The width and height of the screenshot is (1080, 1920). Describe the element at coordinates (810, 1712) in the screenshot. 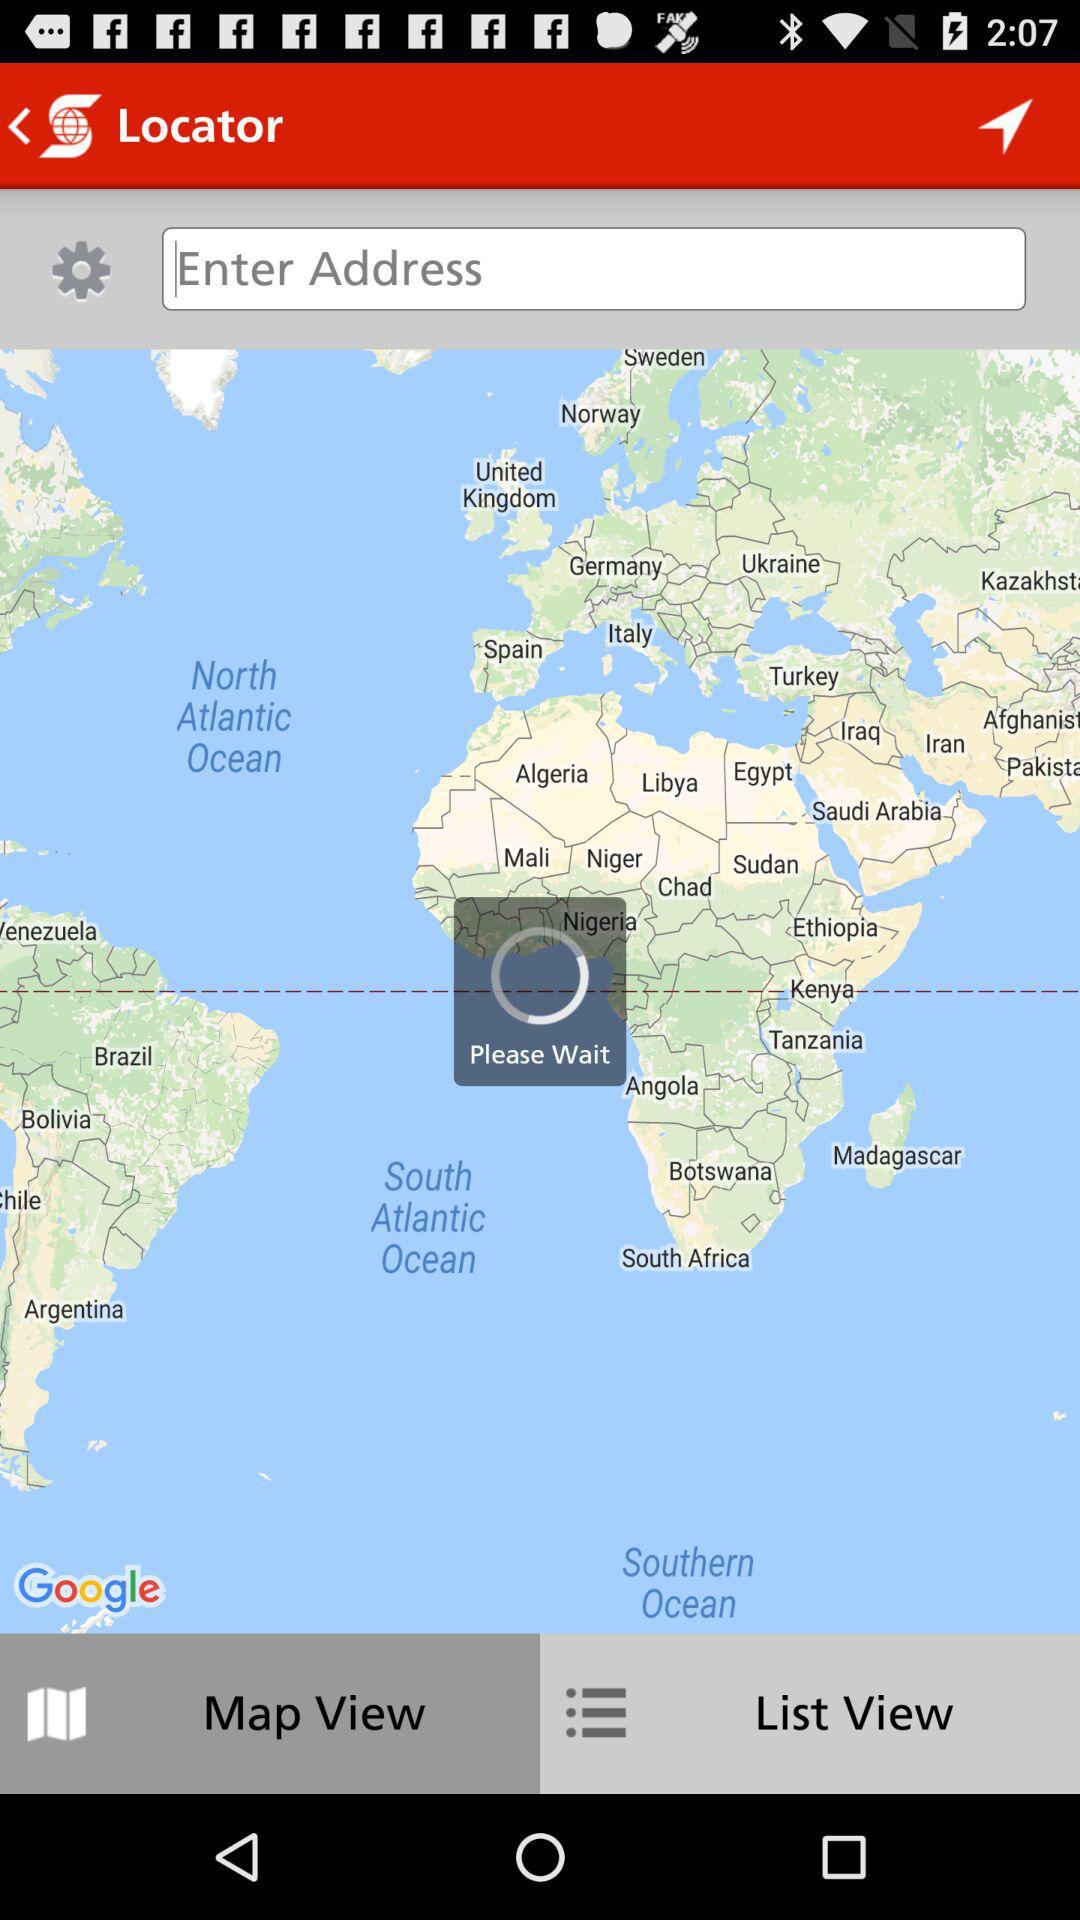

I see `the icon to the right of map view icon` at that location.